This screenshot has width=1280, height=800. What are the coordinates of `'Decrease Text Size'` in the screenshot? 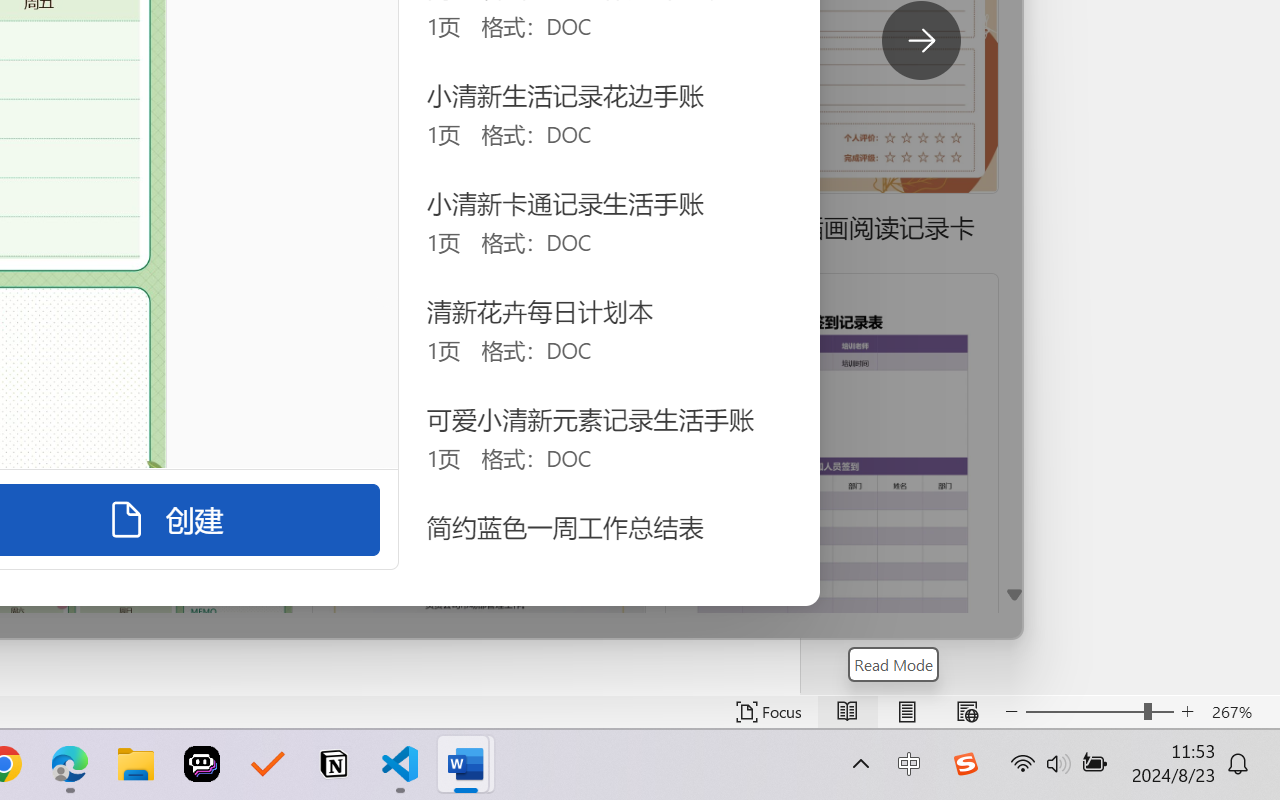 It's located at (1011, 711).